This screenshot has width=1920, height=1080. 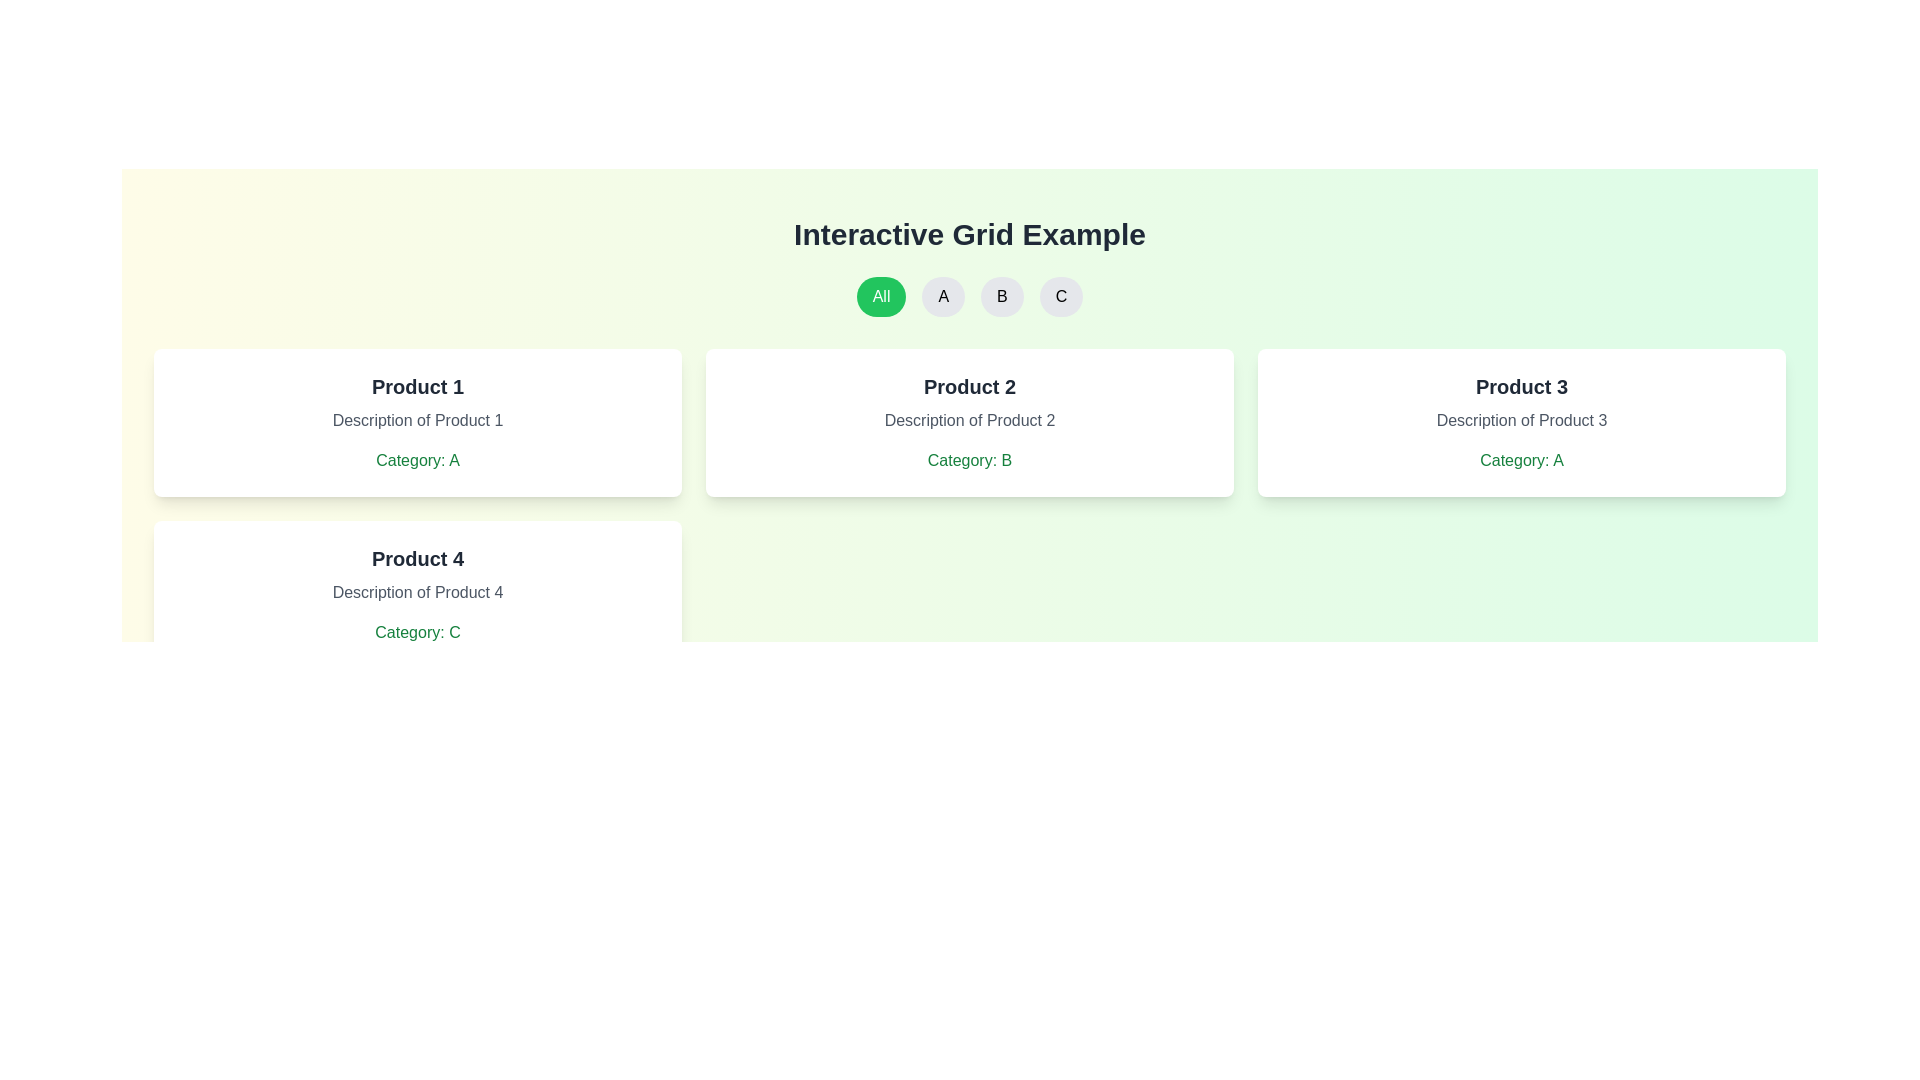 What do you see at coordinates (1520, 386) in the screenshot?
I see `the heading that displays the text 'Product 3'` at bounding box center [1520, 386].